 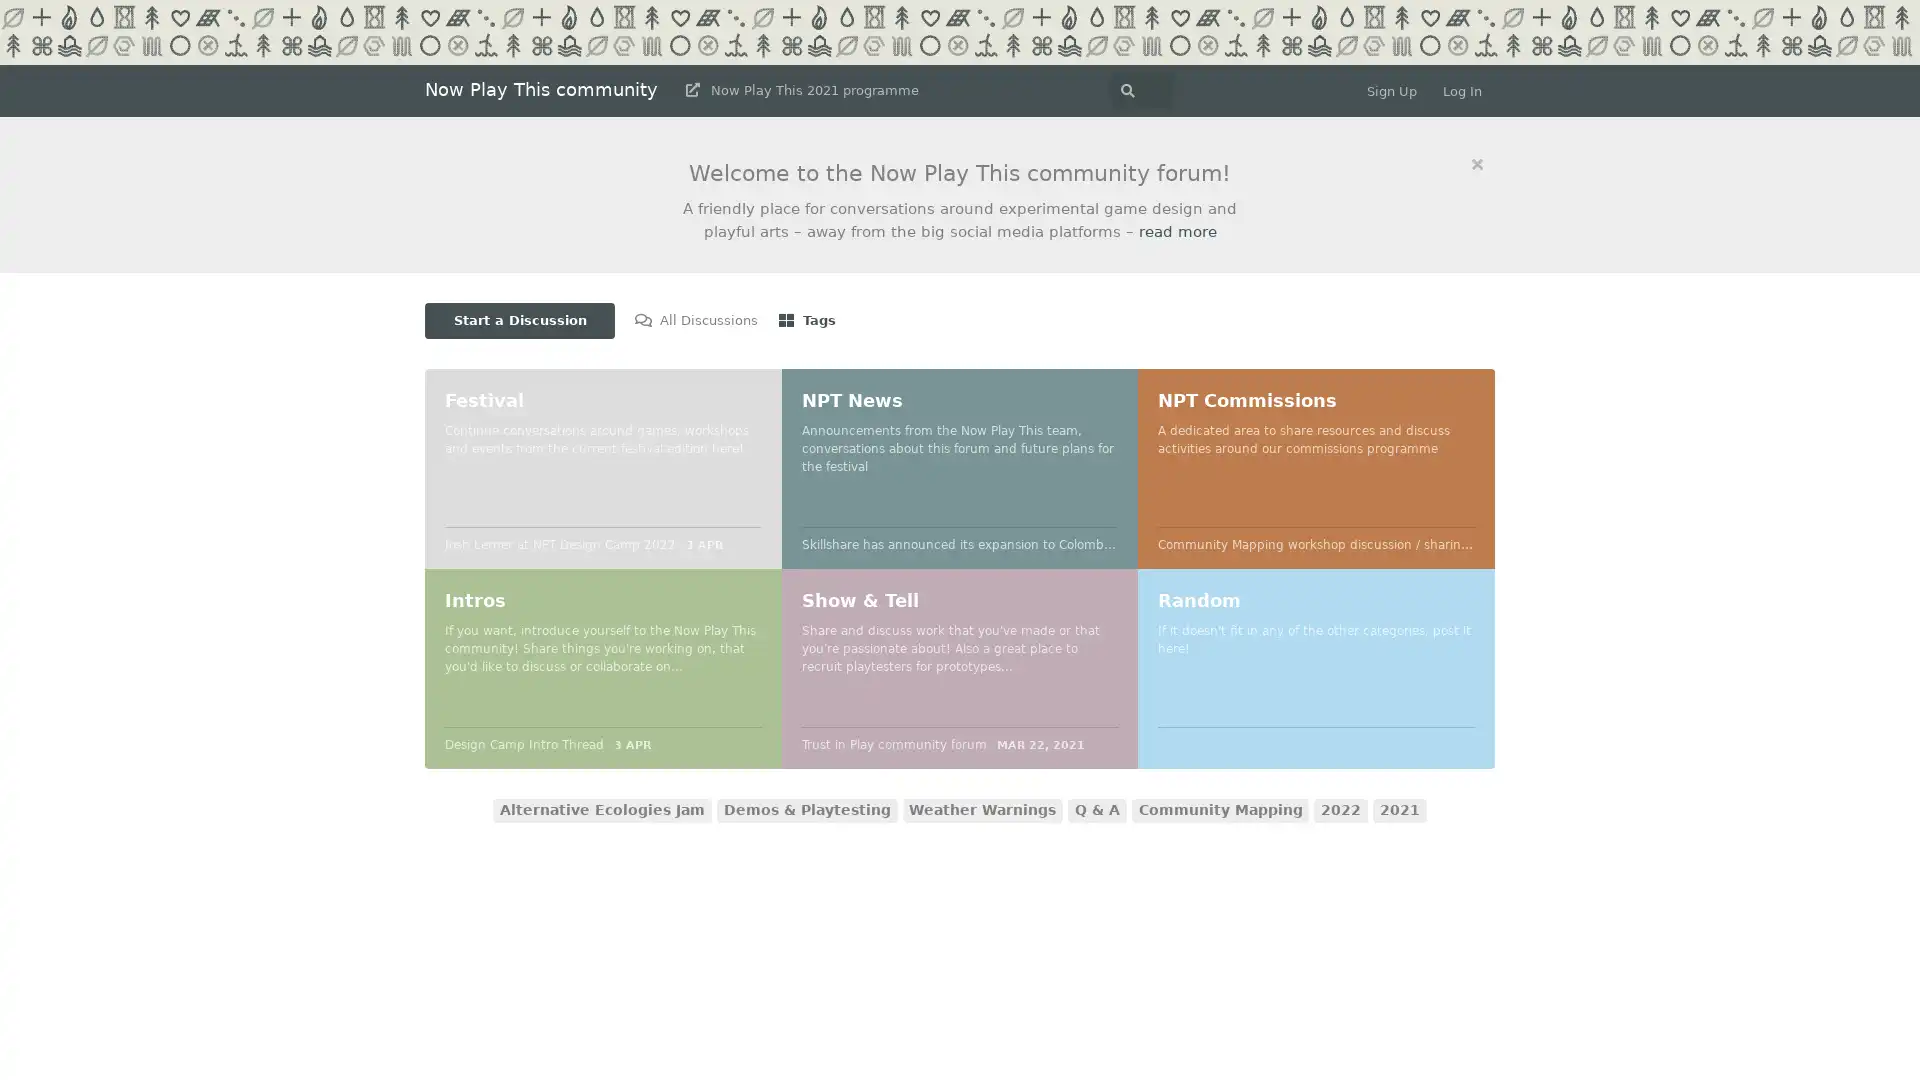 I want to click on Sign Up, so click(x=1391, y=91).